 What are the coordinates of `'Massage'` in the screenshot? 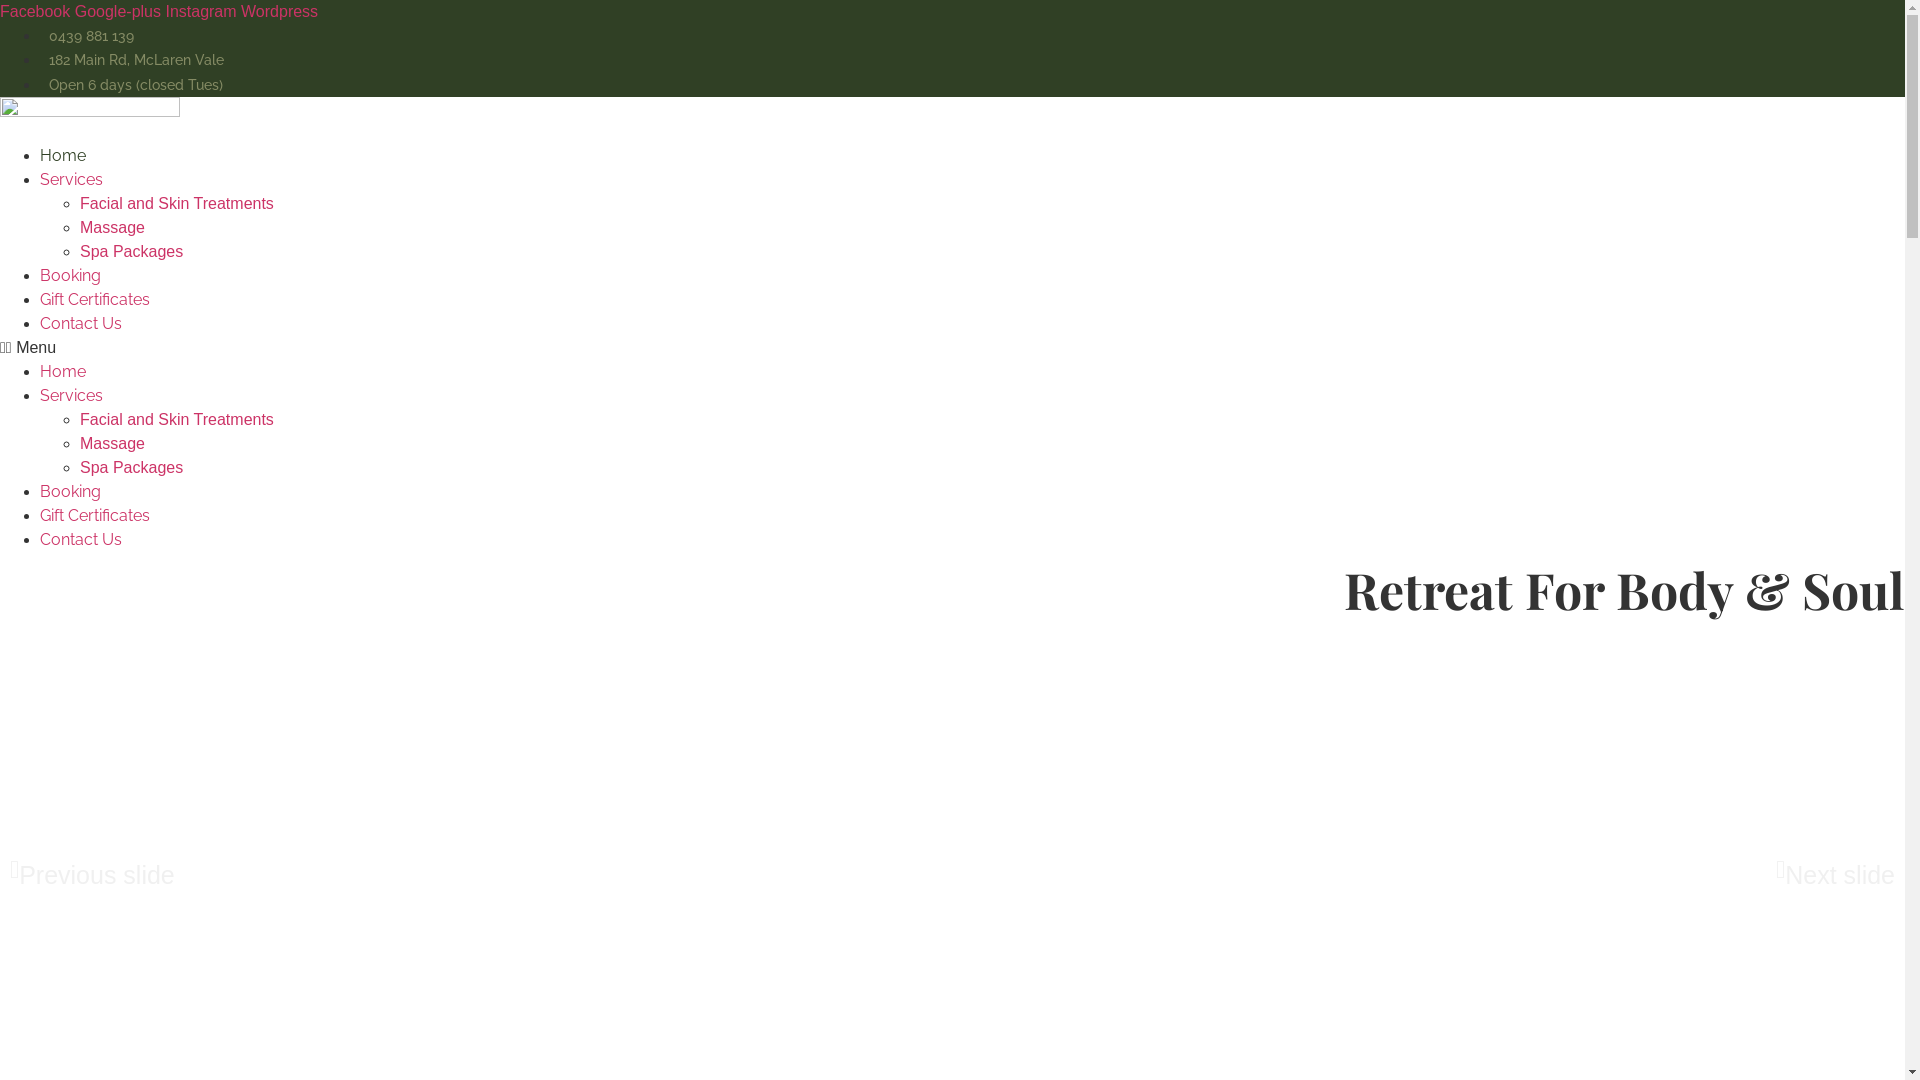 It's located at (111, 442).